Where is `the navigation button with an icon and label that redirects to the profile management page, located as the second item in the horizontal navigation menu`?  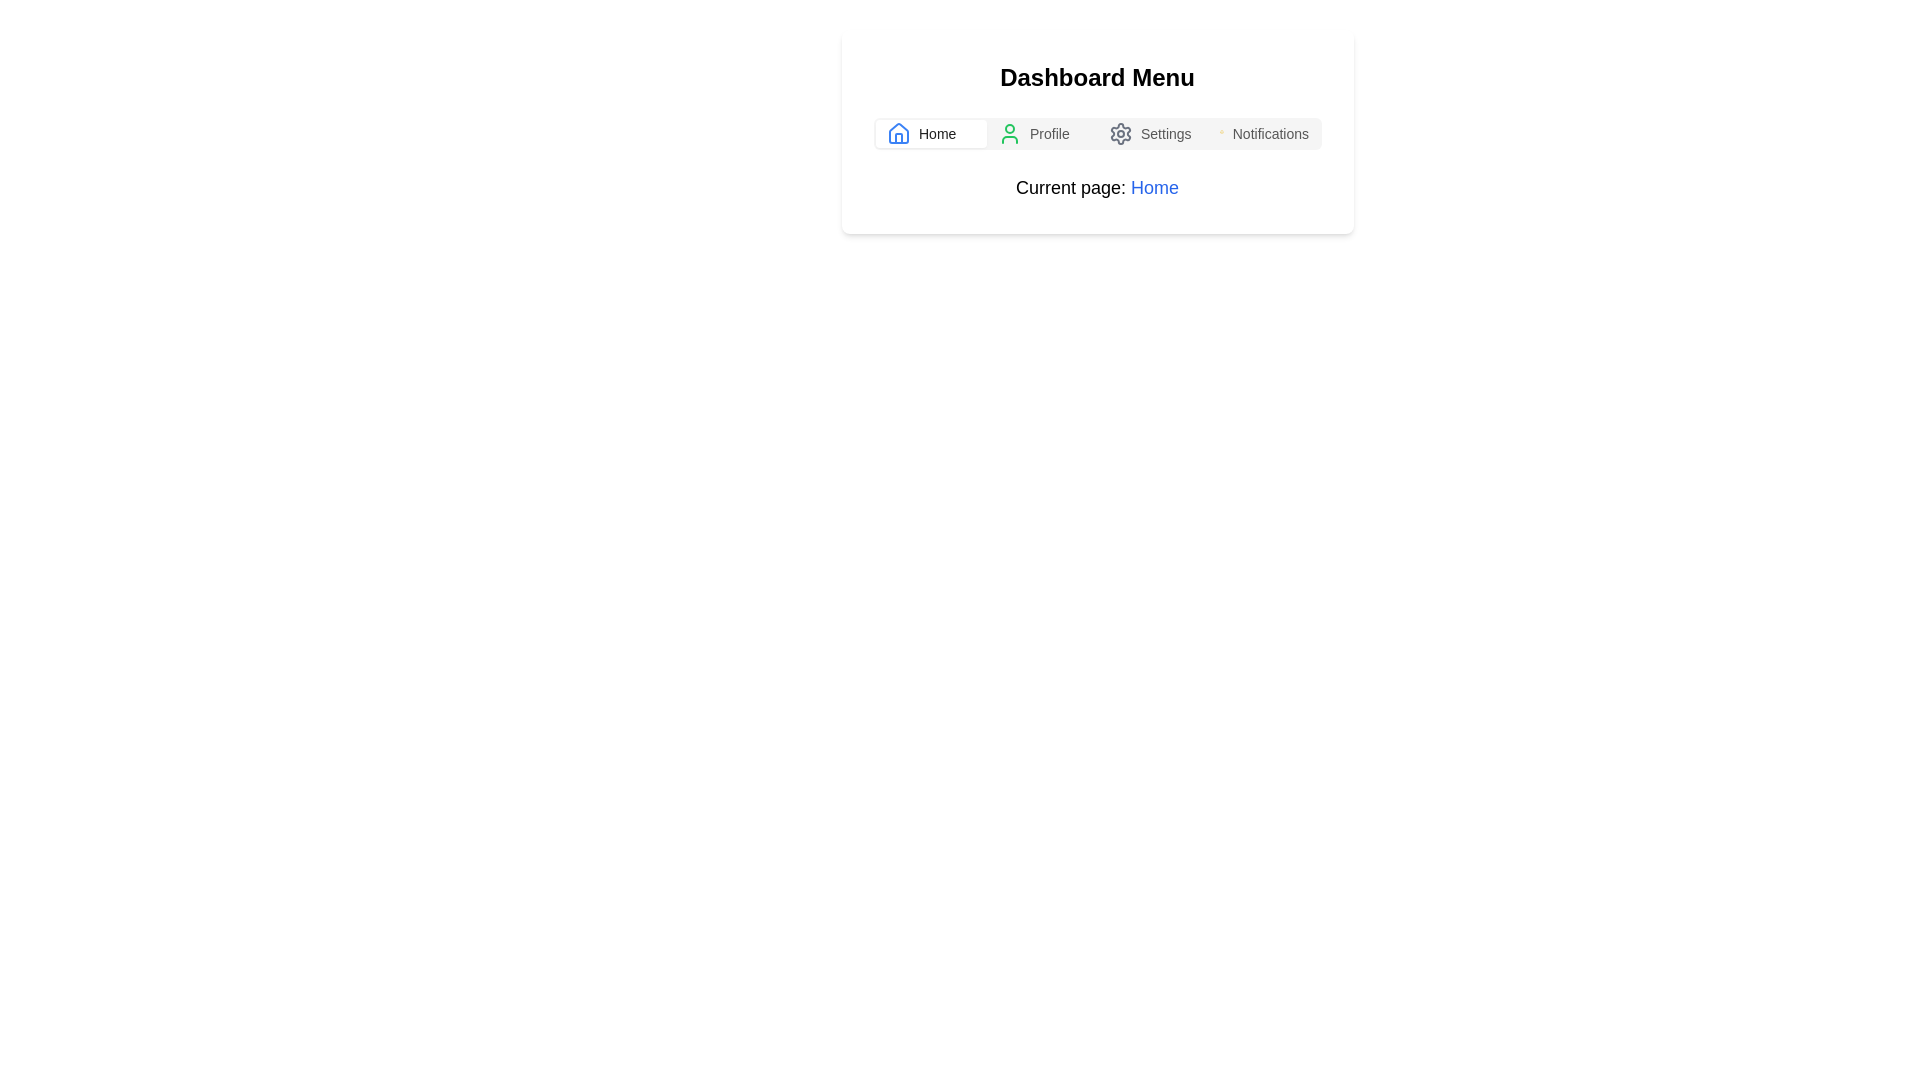
the navigation button with an icon and label that redirects to the profile management page, located as the second item in the horizontal navigation menu is located at coordinates (1040, 134).